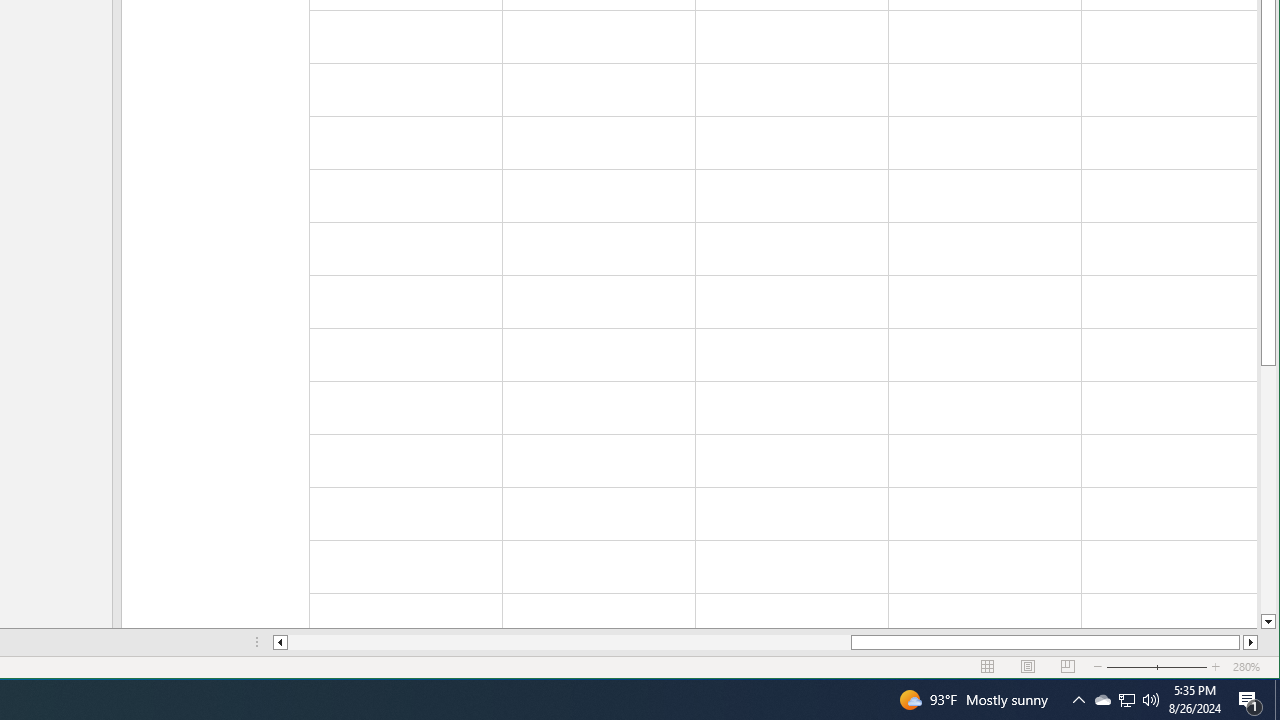 This screenshot has width=1280, height=720. I want to click on 'Page down', so click(1267, 489).